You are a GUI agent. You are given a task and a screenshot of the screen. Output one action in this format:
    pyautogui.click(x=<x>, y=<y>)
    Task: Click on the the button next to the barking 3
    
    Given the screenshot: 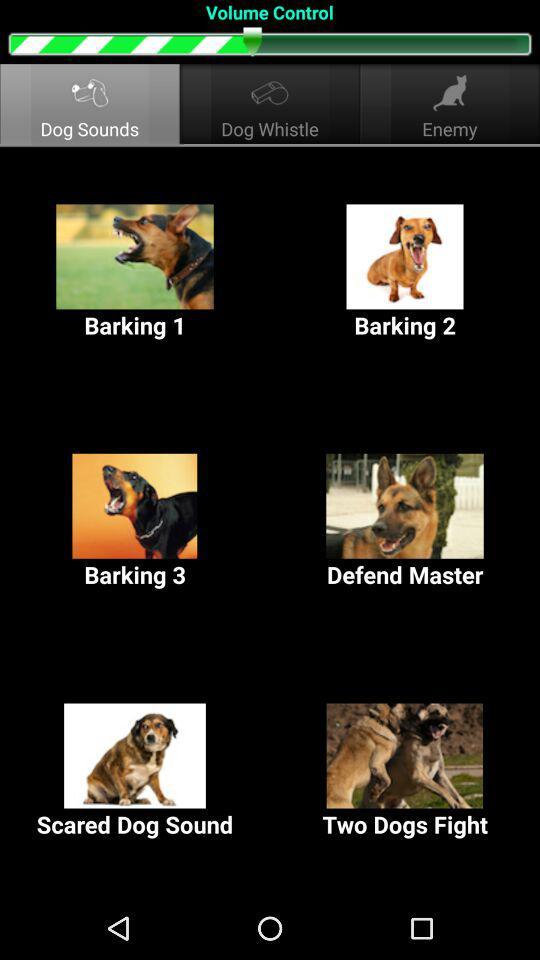 What is the action you would take?
    pyautogui.click(x=405, y=521)
    